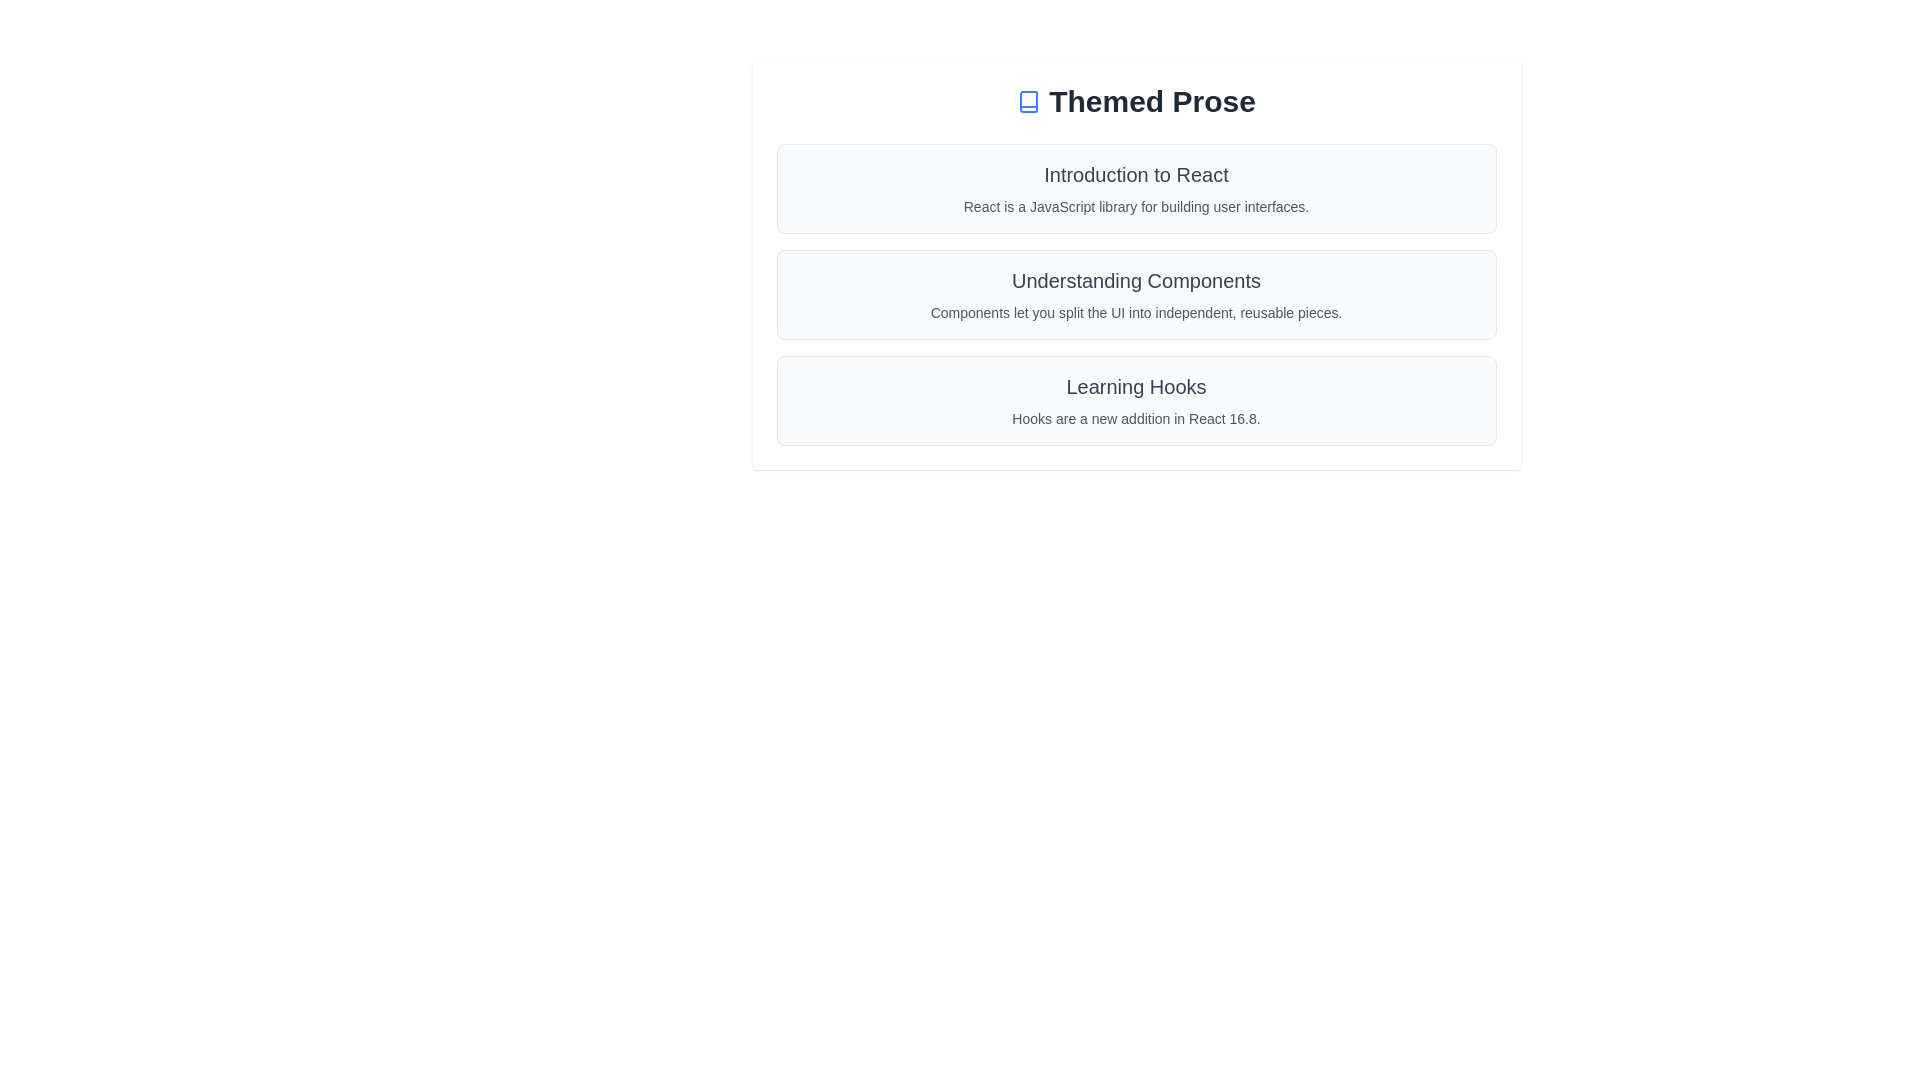  Describe the element at coordinates (1136, 207) in the screenshot. I see `the descriptive text that states 'React is a JavaScript library for building user interfaces.' positioned below the heading 'Introduction to React.'` at that location.